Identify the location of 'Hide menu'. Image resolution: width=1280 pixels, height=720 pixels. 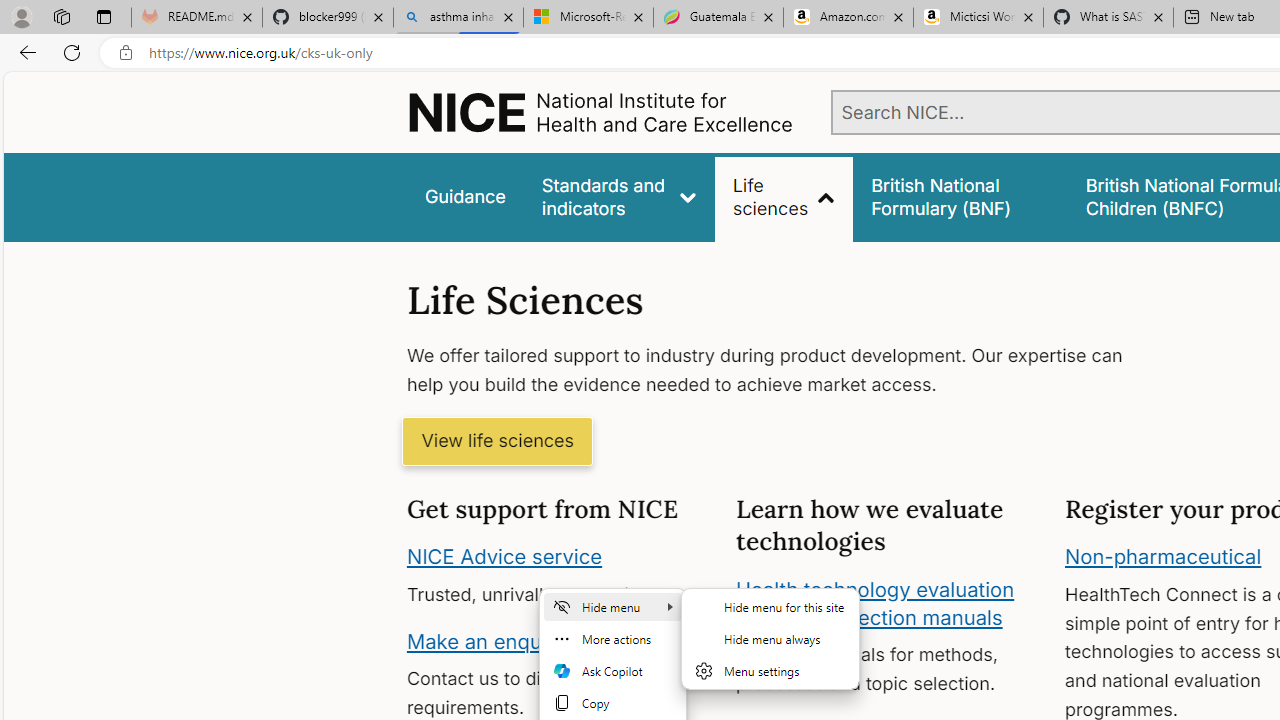
(612, 605).